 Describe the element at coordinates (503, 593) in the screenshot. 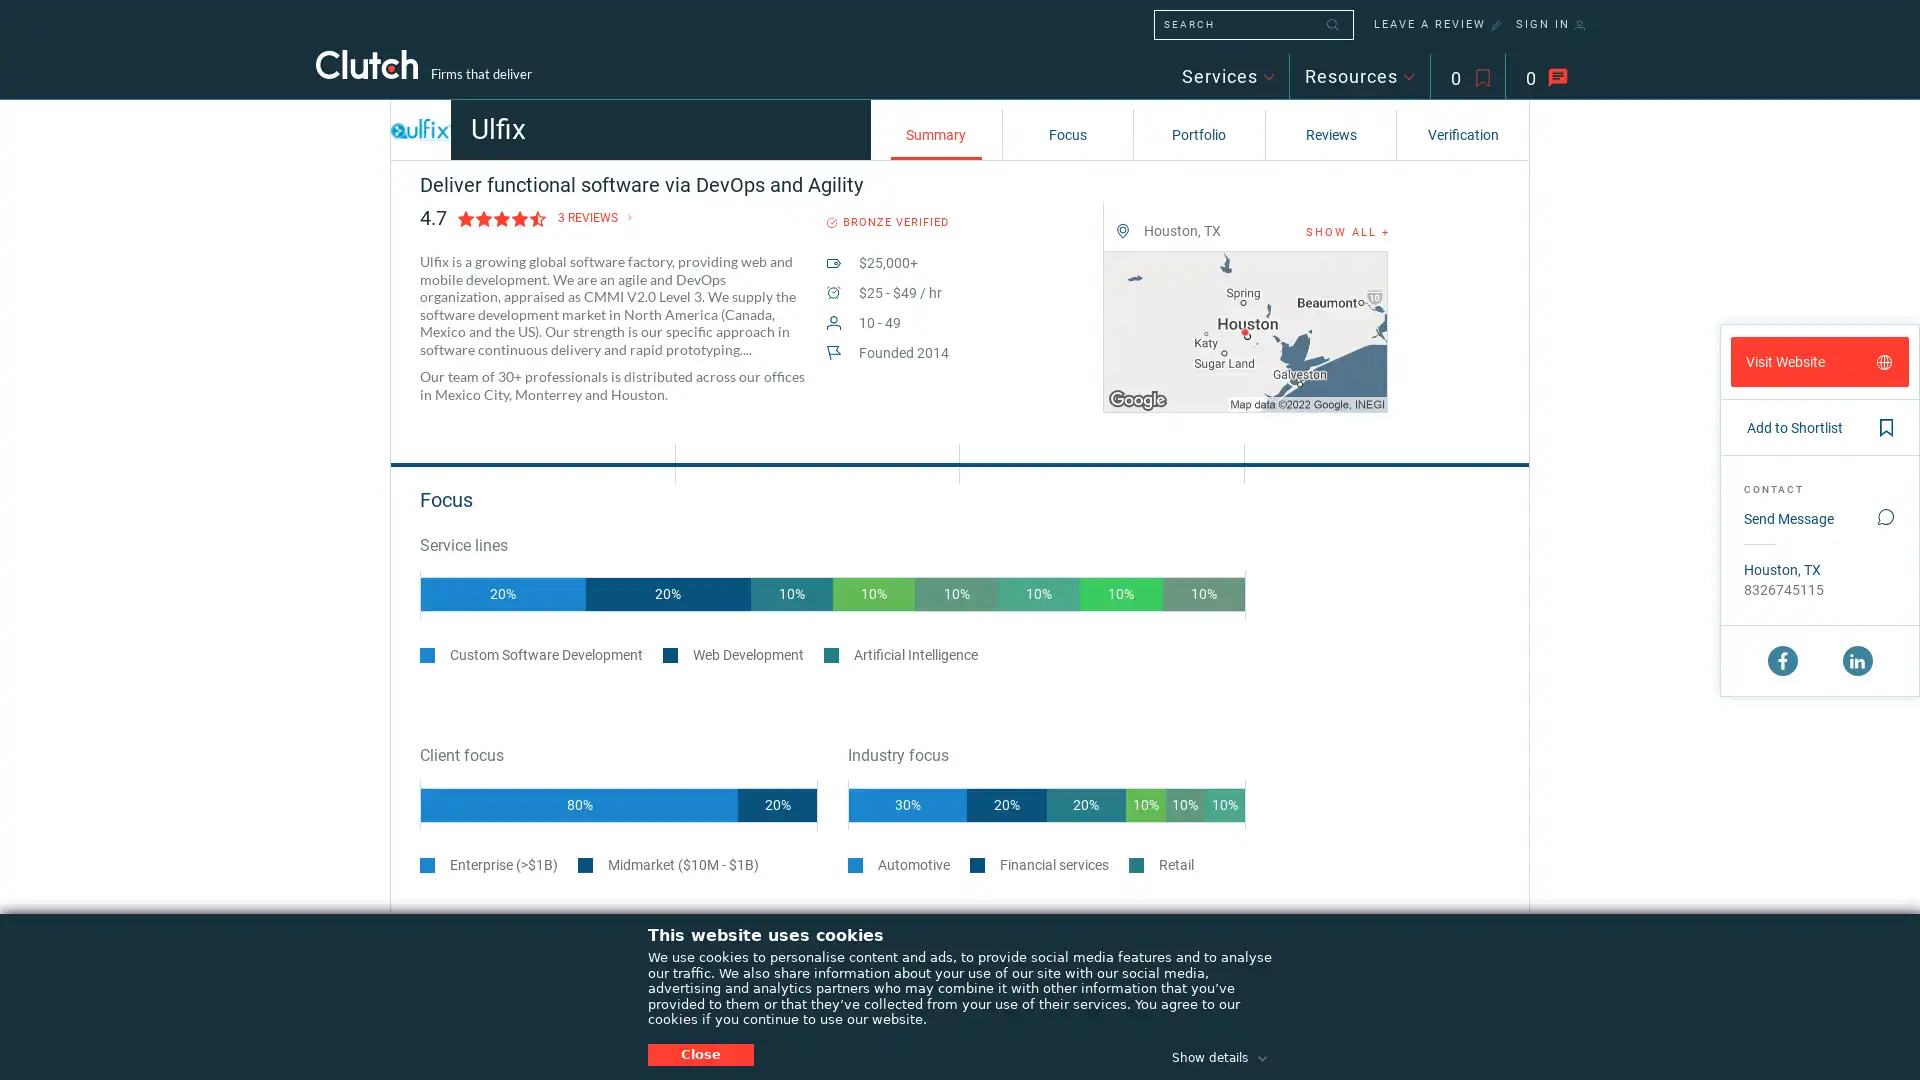

I see `20%` at that location.